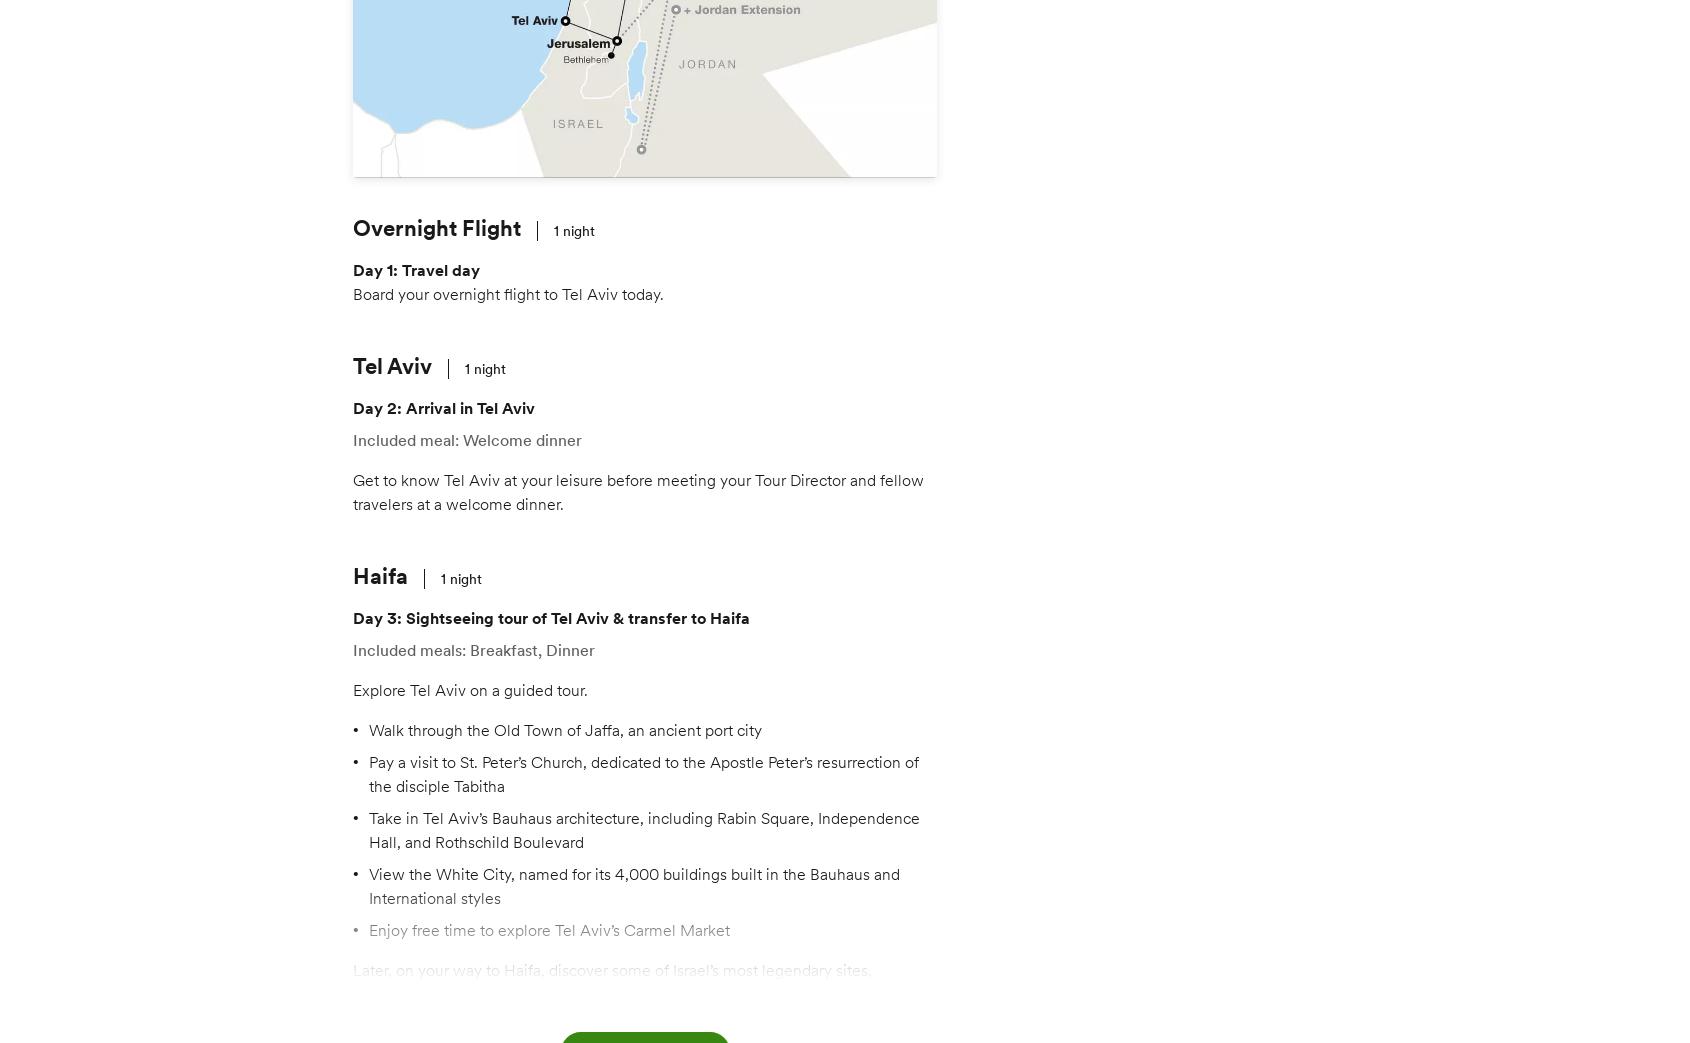 The image size is (1690, 1043). What do you see at coordinates (984, 260) in the screenshot?
I see `'Jul 6'` at bounding box center [984, 260].